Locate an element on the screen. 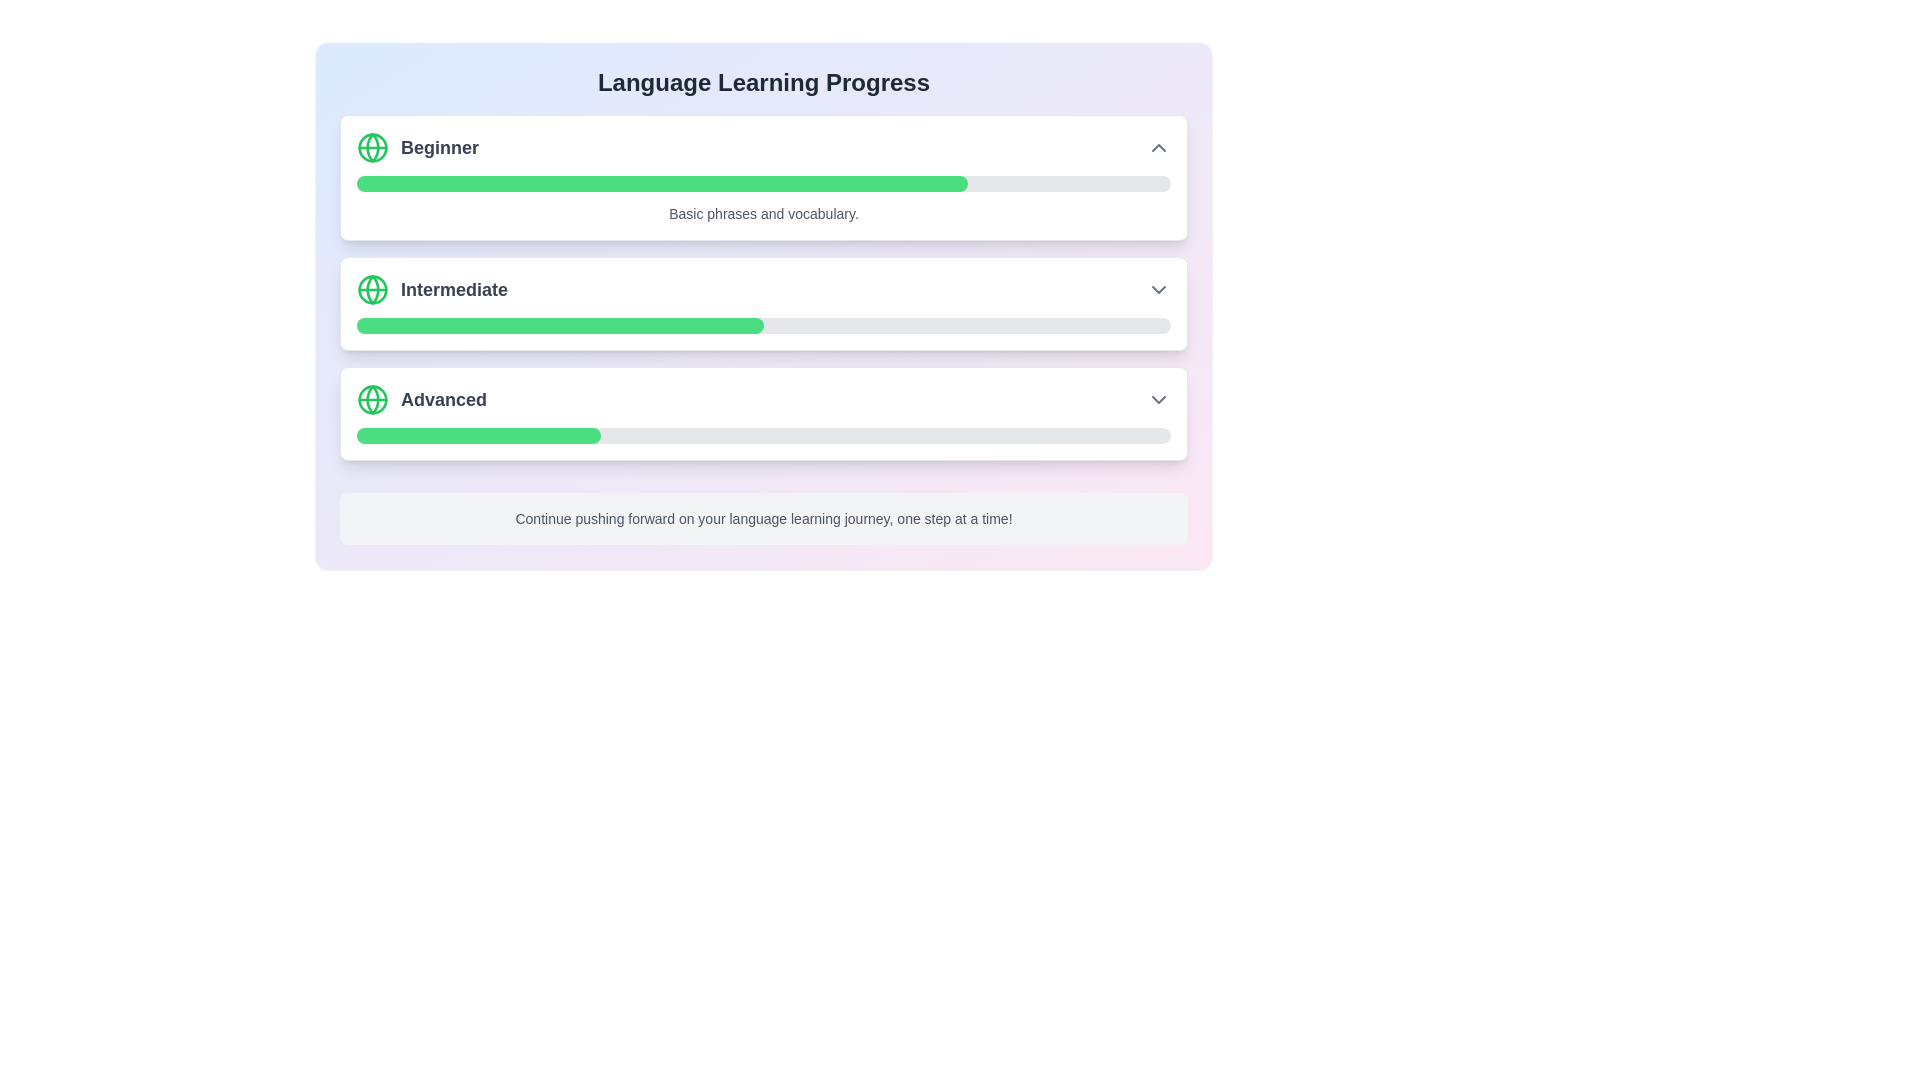 This screenshot has height=1080, width=1920. the fill level of the progress bar located beneath the bold title 'Beginner' and above the description 'Basic phrases and vocabulary'. The progress bar indicates a 75% completion with a green filled section is located at coordinates (762, 184).